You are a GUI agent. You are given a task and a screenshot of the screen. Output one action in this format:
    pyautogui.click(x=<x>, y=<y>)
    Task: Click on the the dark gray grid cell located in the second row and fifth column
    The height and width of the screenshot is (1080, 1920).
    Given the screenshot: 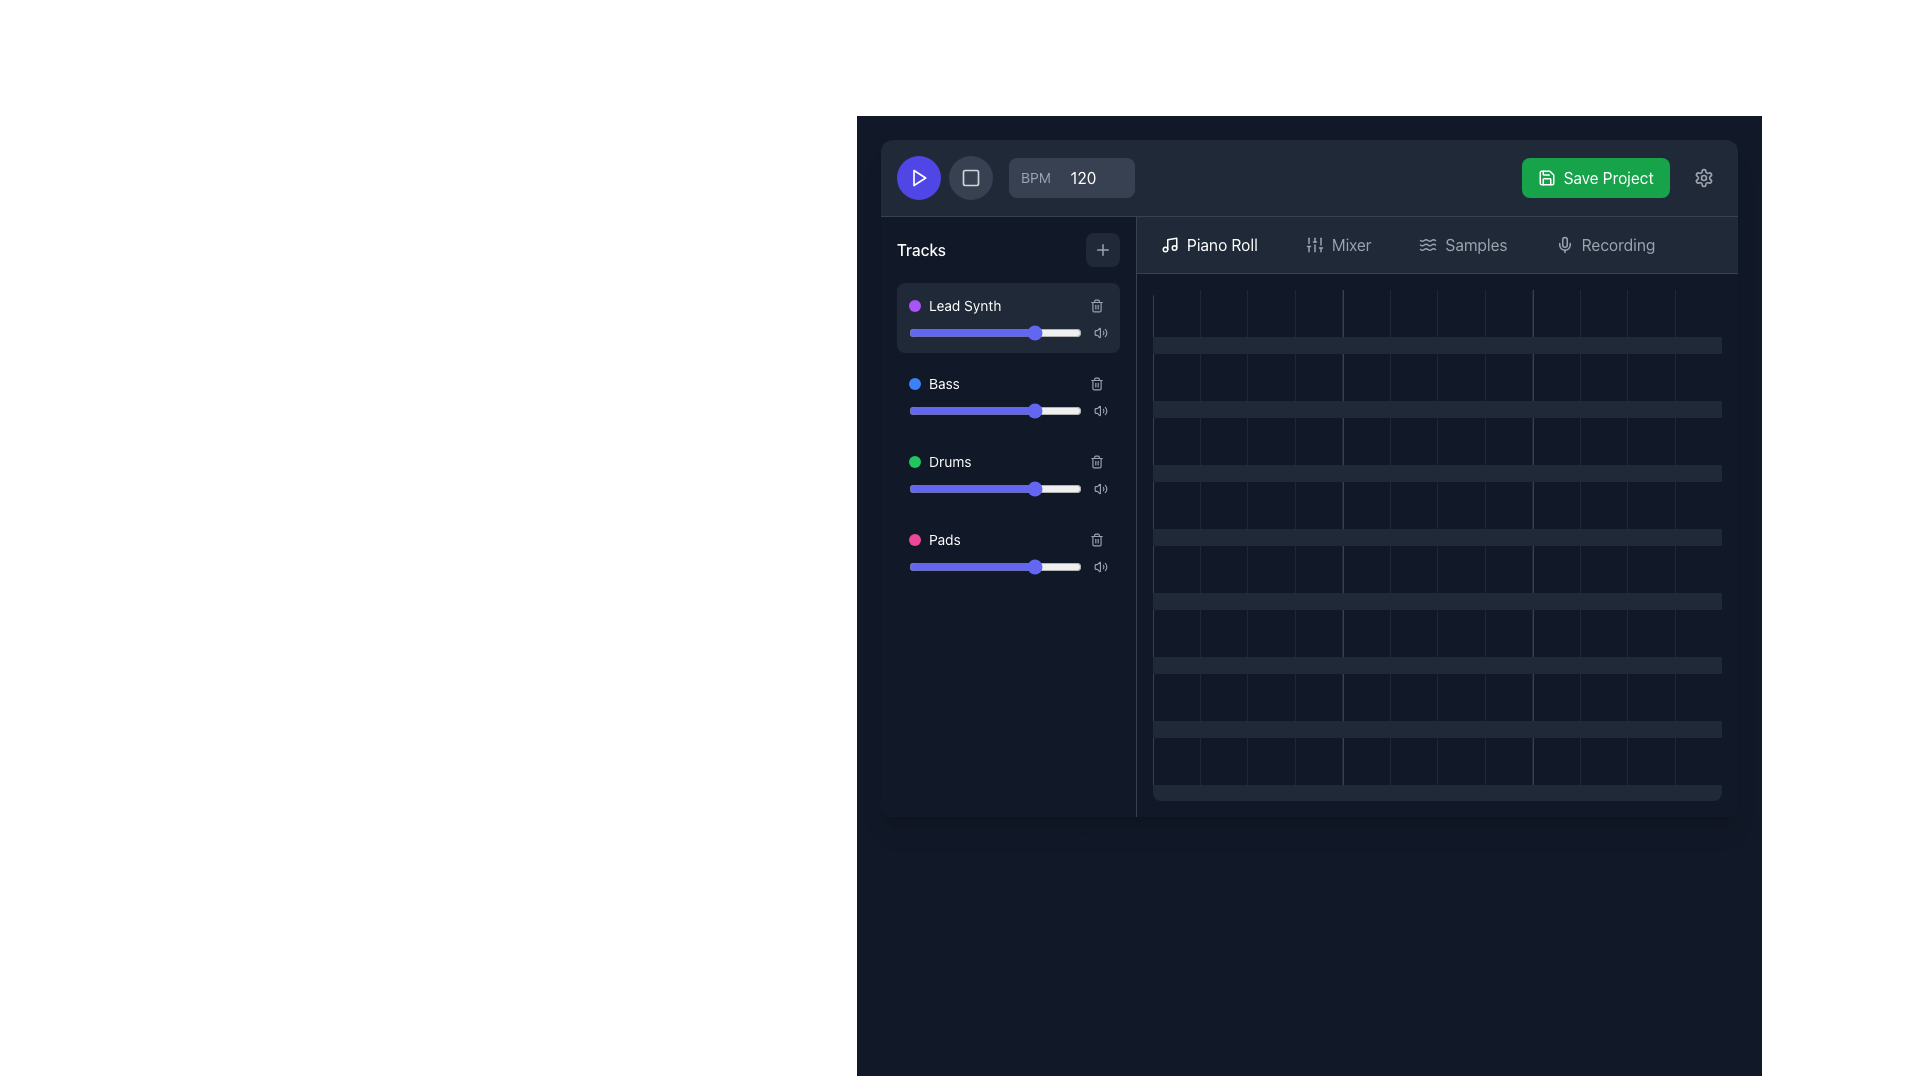 What is the action you would take?
    pyautogui.click(x=1365, y=377)
    